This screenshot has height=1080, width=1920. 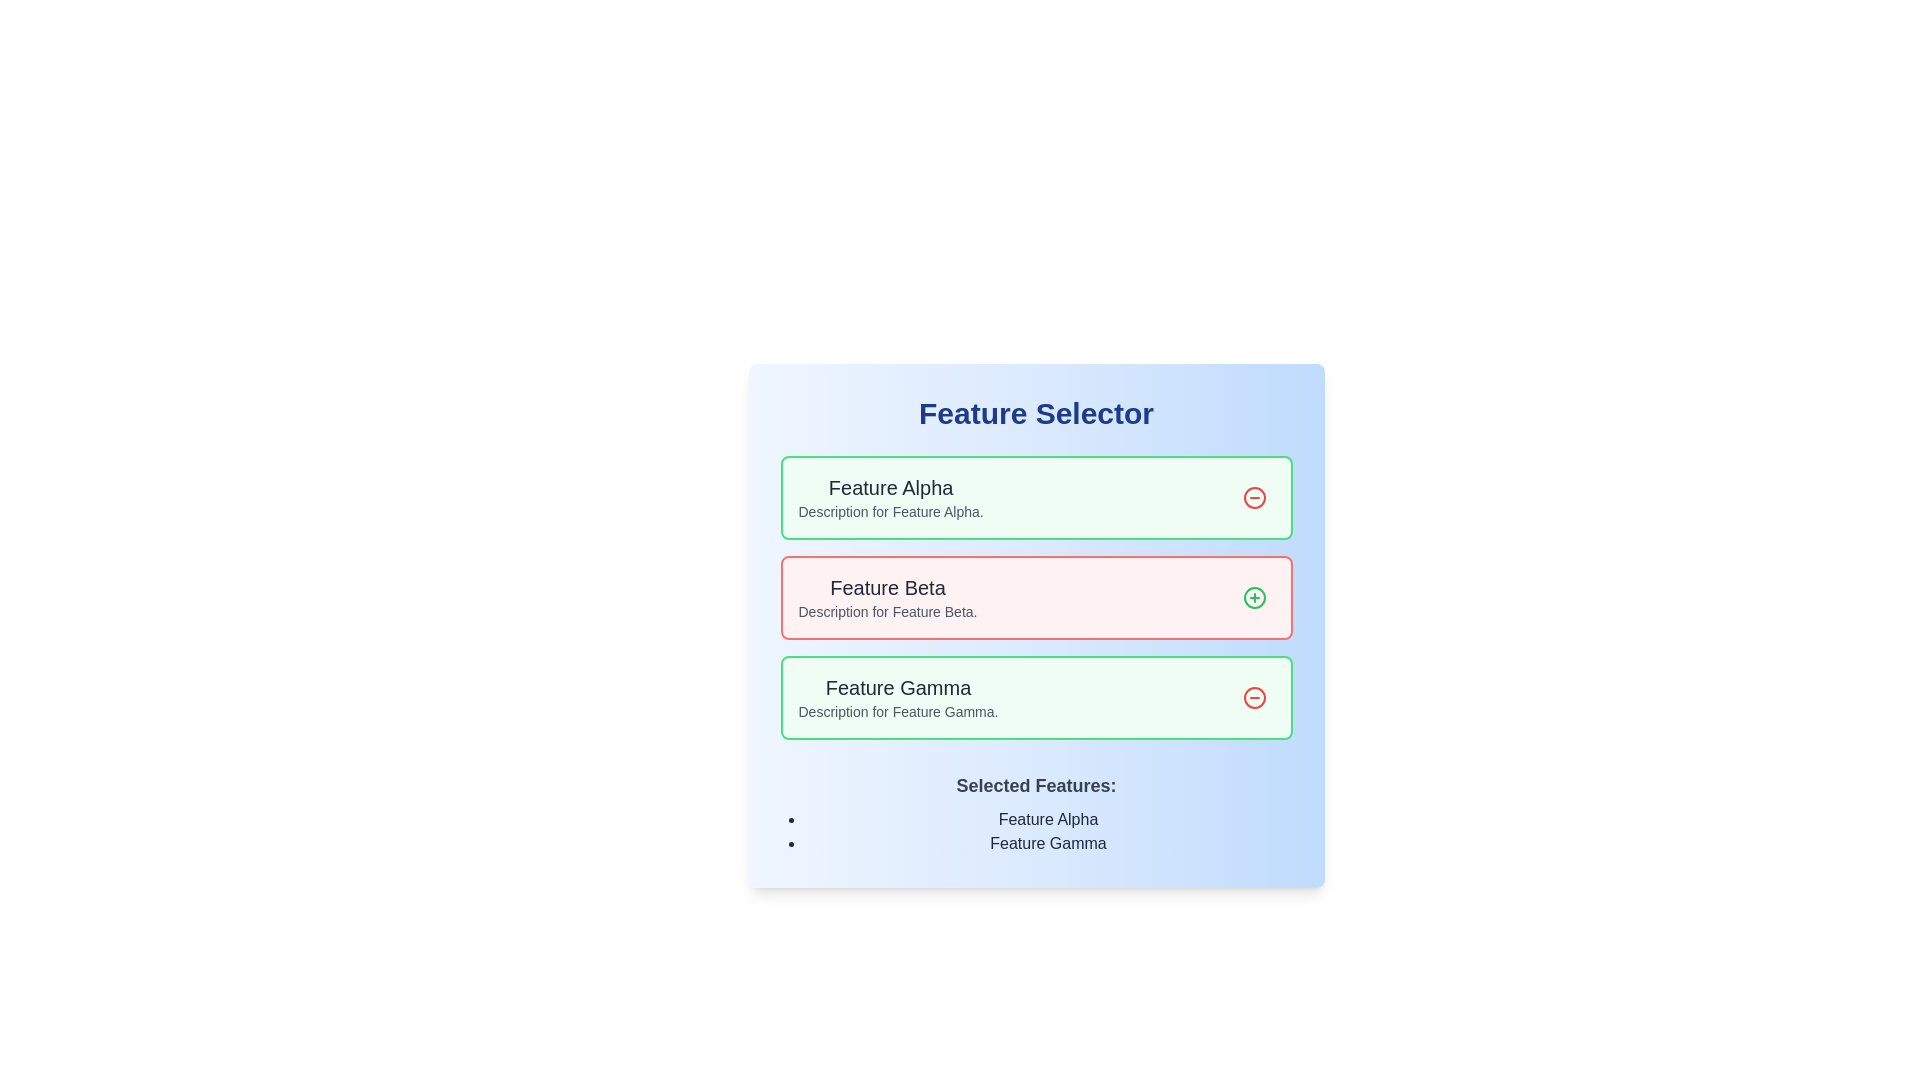 What do you see at coordinates (887, 586) in the screenshot?
I see `the title text label for the 'Feature Beta' feature, which visually identifies the feature in the list` at bounding box center [887, 586].